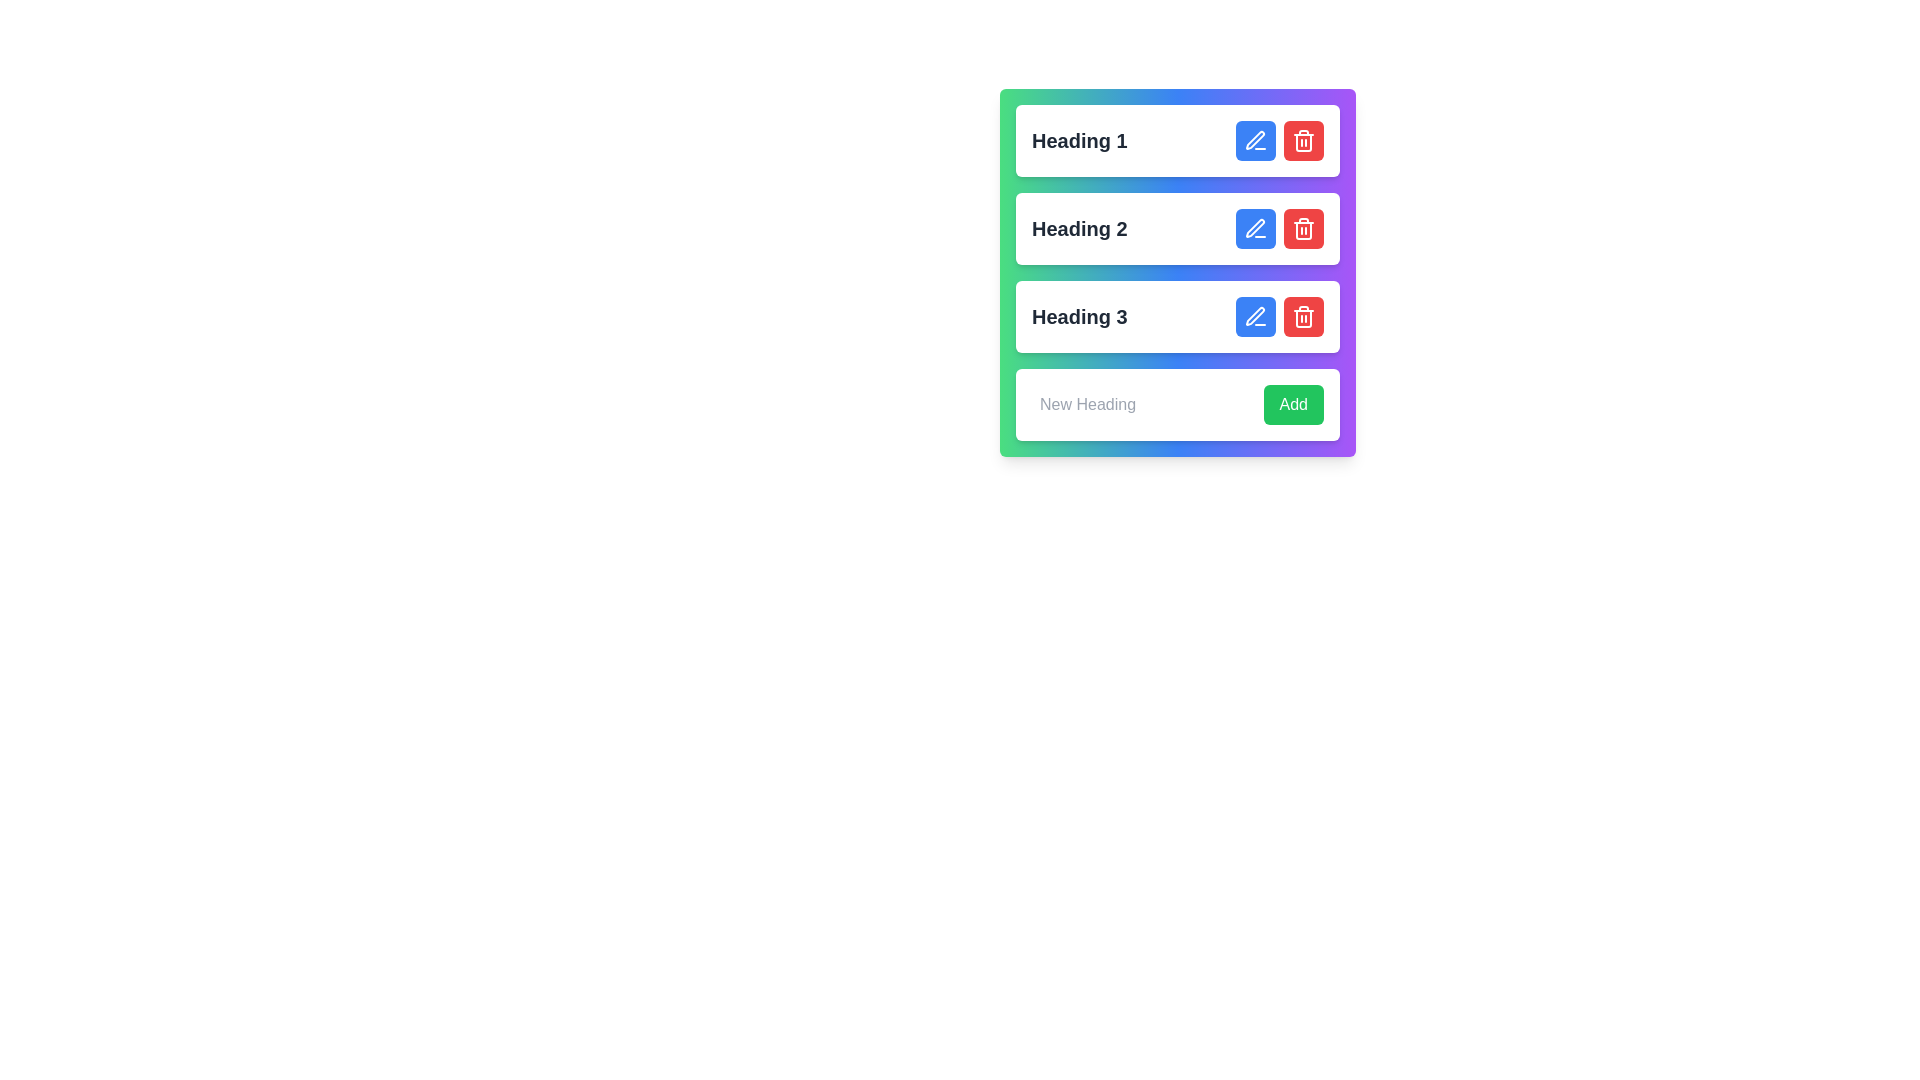 This screenshot has width=1920, height=1080. I want to click on the red button with a white trash bin icon located at the right side of the second row, so click(1304, 227).